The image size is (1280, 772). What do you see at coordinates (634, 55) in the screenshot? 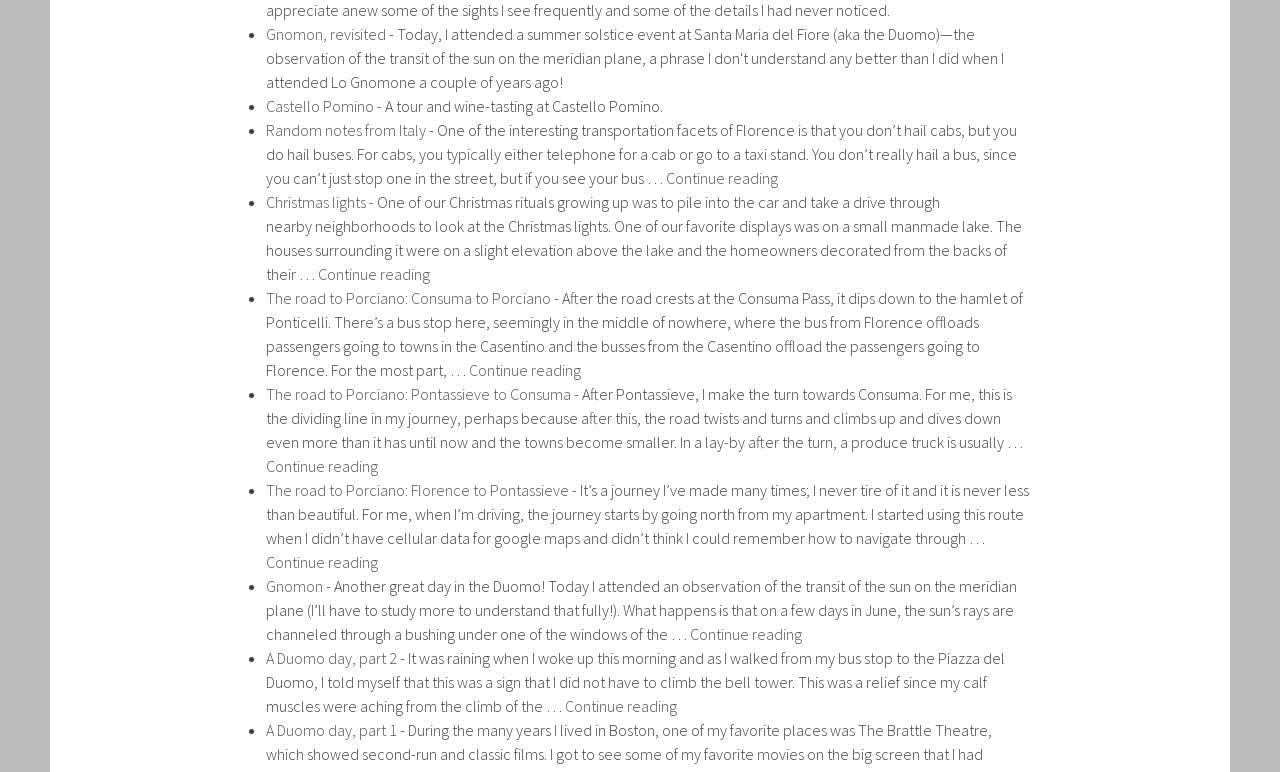
I see `'Today, I attended a summer solstice event at Santa Maria del Fiore (aka the Duomo)—the observation of the transit of the sun on the meridian plane, a phrase I don't understand any better than I did when I attended Lo Gnomone a couple of years ago!'` at bounding box center [634, 55].